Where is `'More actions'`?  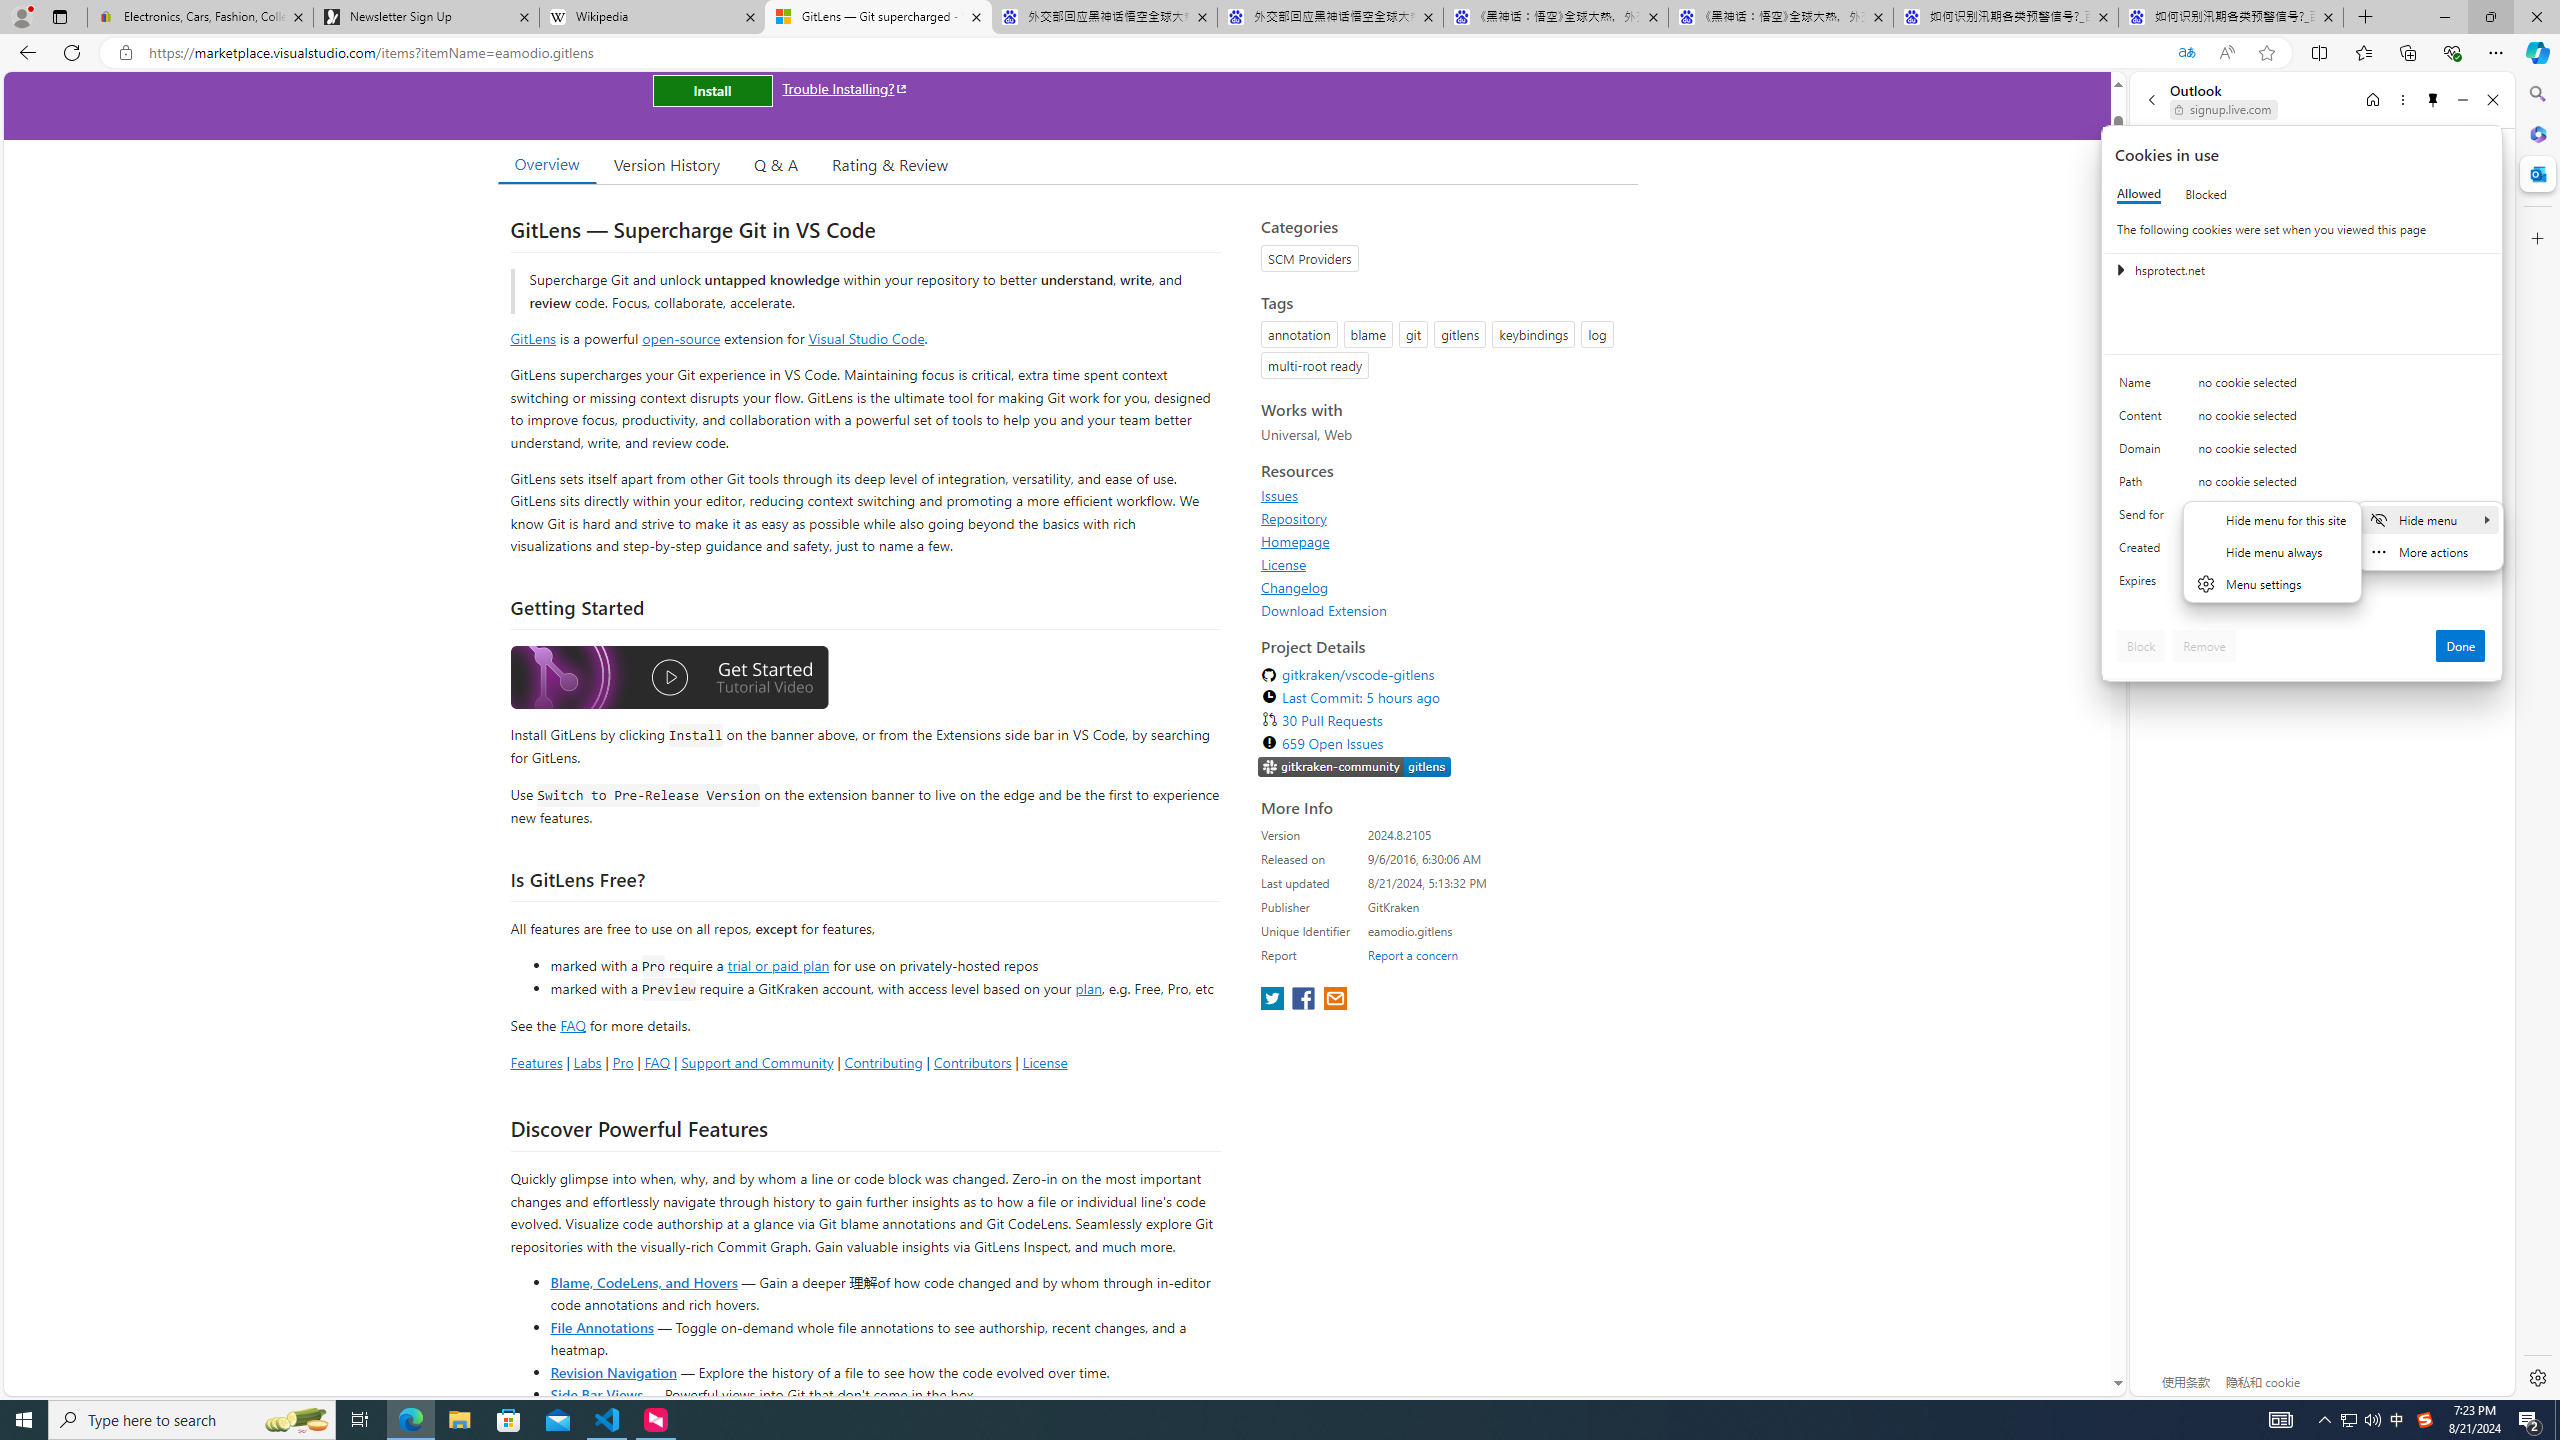
'More actions' is located at coordinates (2429, 551).